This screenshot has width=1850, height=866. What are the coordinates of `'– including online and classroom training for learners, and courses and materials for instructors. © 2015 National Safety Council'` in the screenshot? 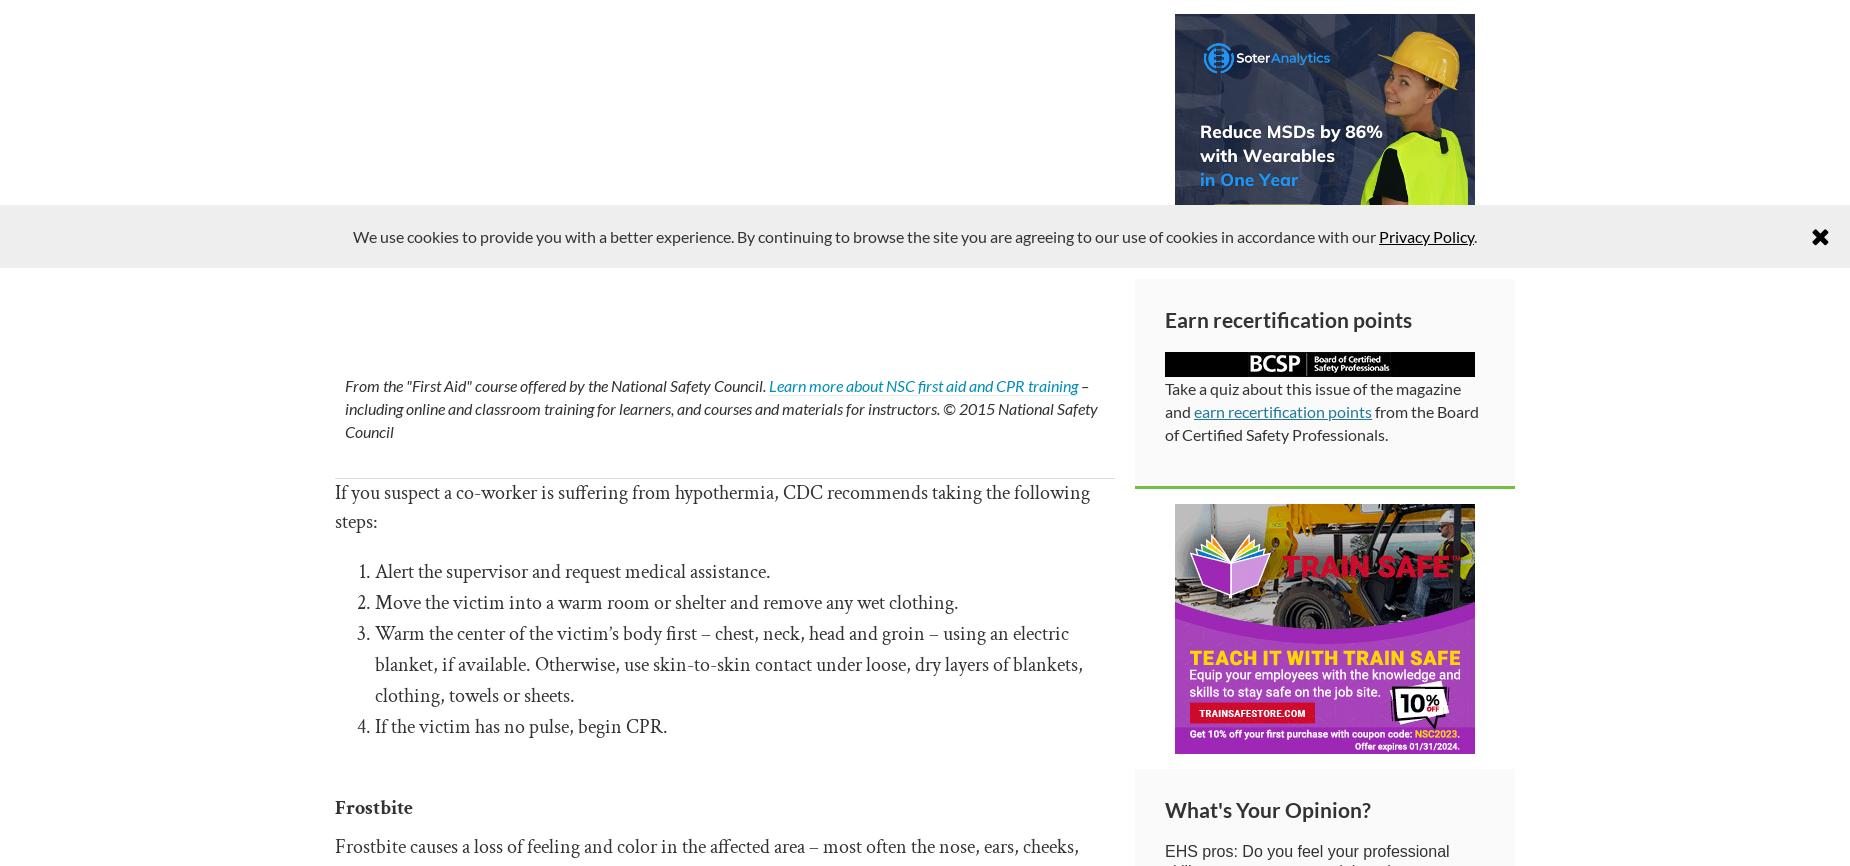 It's located at (344, 406).